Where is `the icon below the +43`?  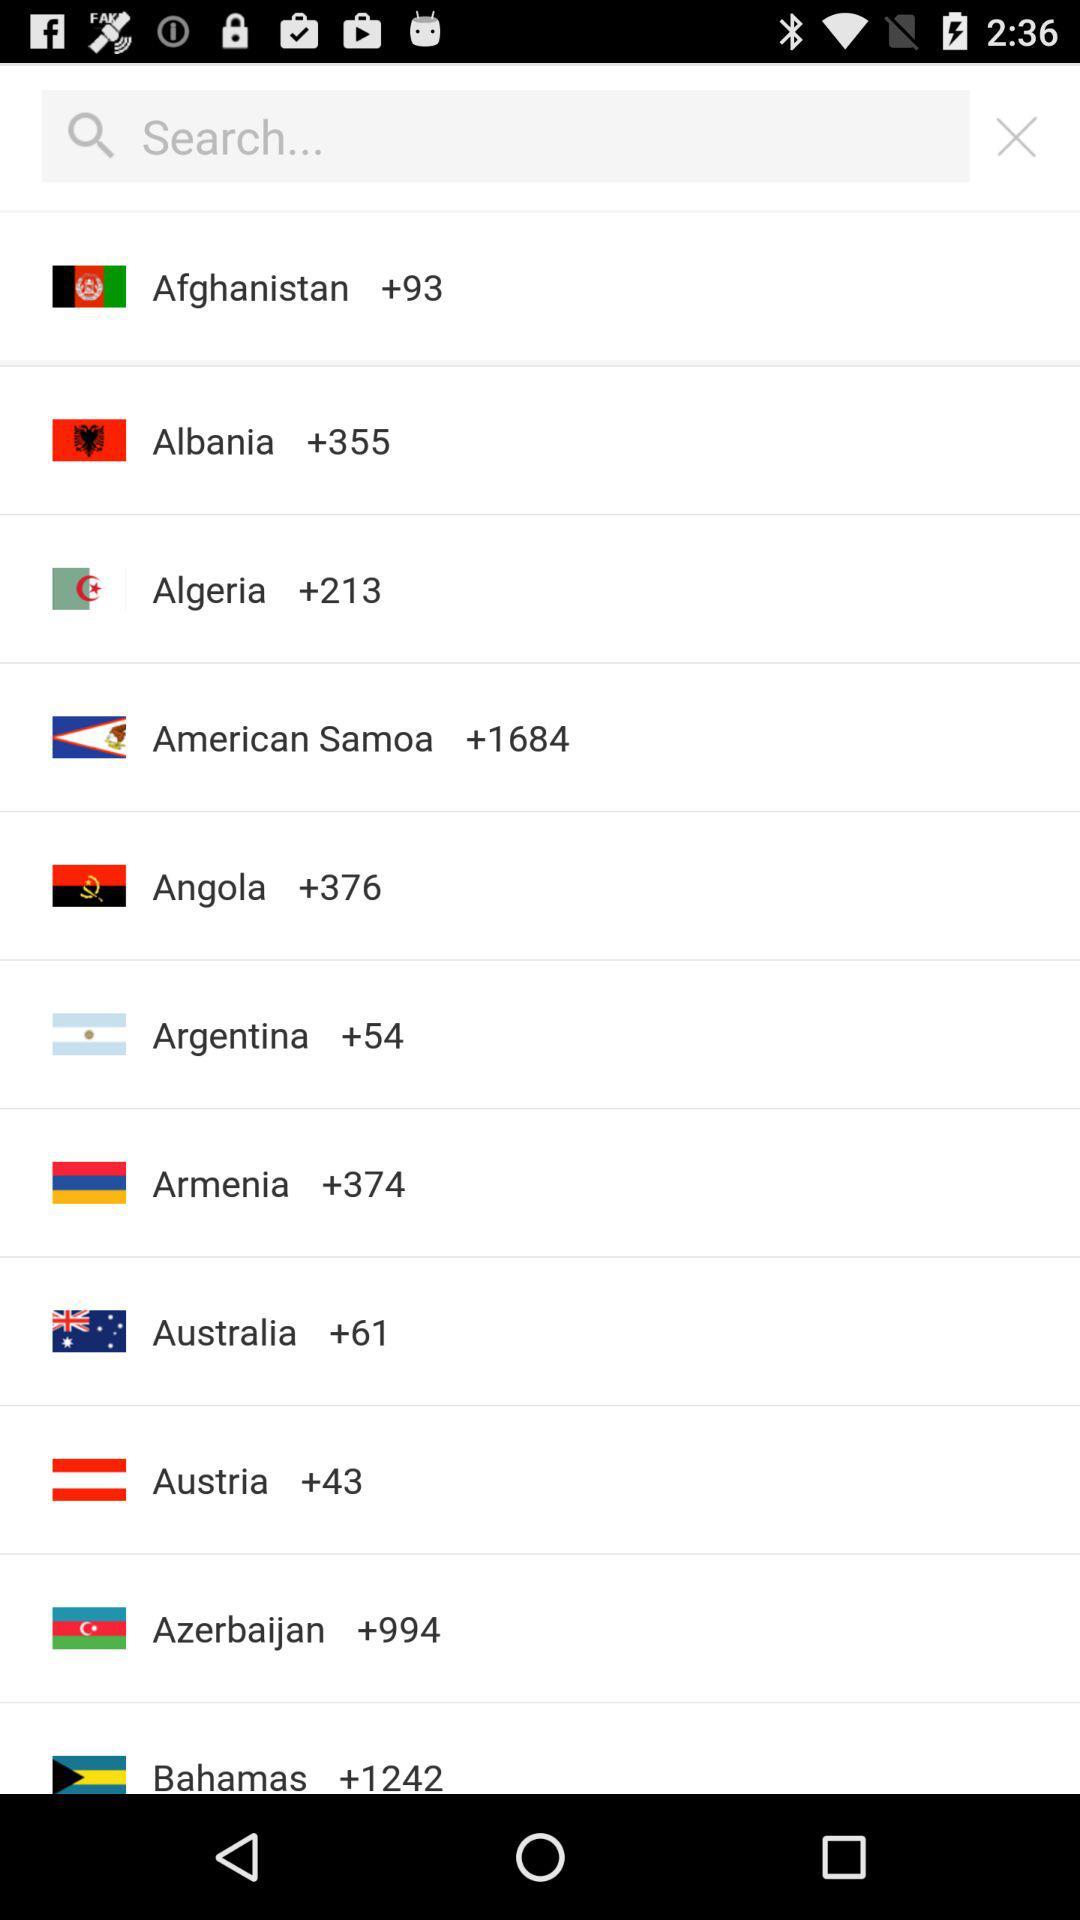
the icon below the +43 is located at coordinates (398, 1628).